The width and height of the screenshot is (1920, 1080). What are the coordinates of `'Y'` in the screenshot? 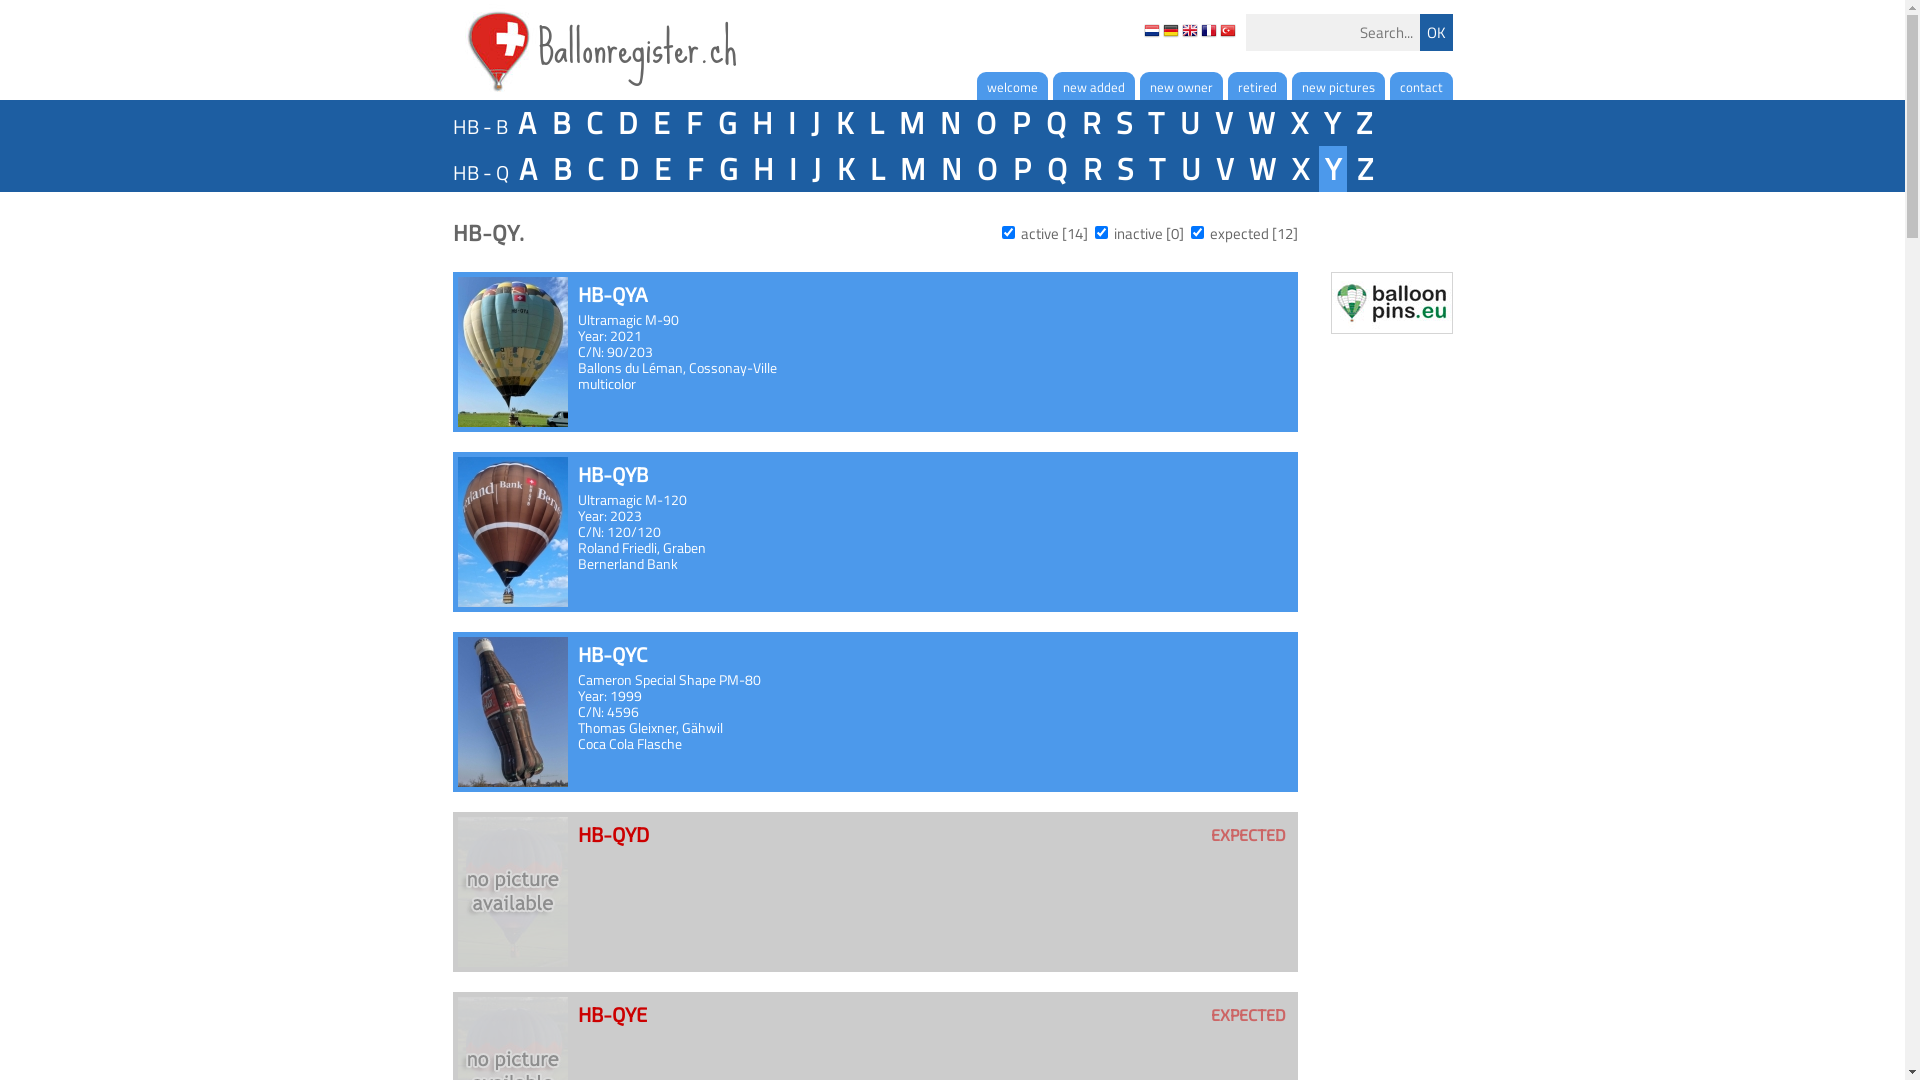 It's located at (1331, 123).